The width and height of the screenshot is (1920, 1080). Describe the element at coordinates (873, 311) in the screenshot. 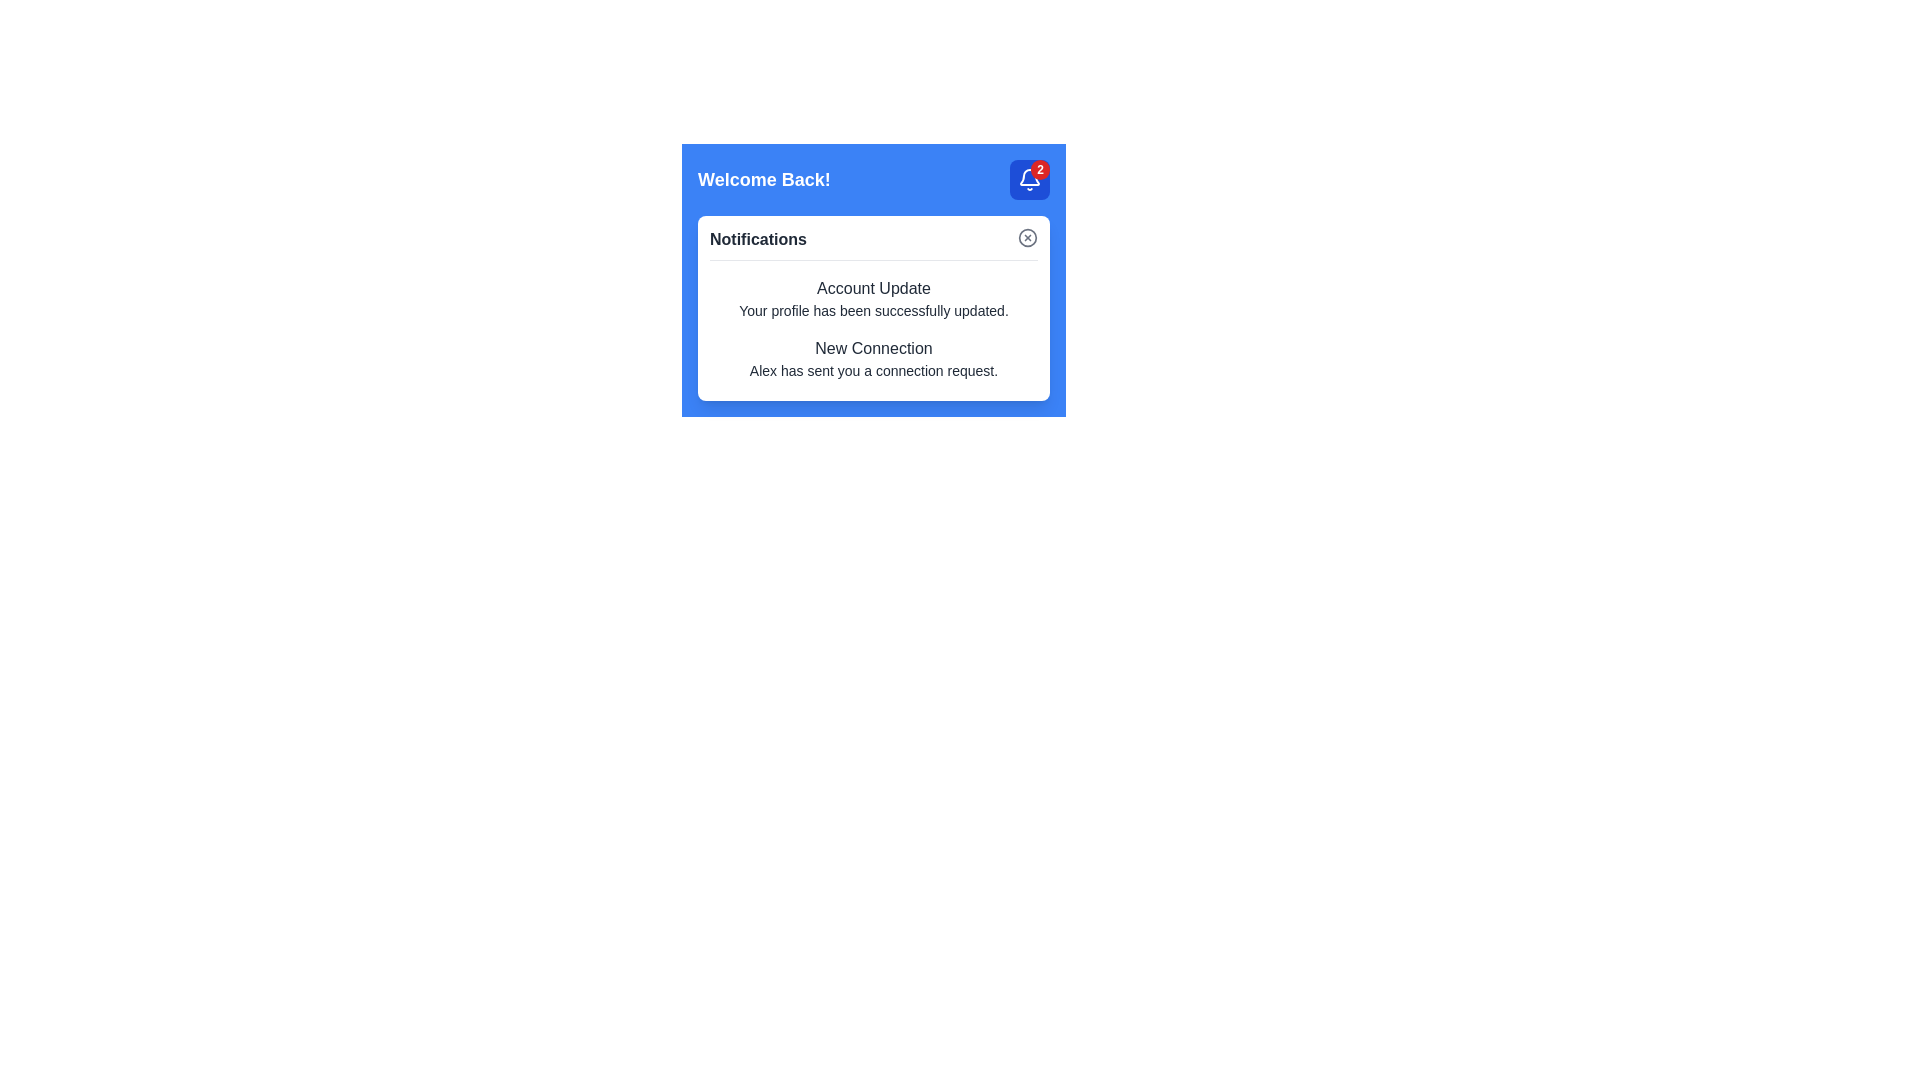

I see `the text label displaying 'Your profile has been successfully updated.' located in the notification panel below the title 'Account Update'` at that location.